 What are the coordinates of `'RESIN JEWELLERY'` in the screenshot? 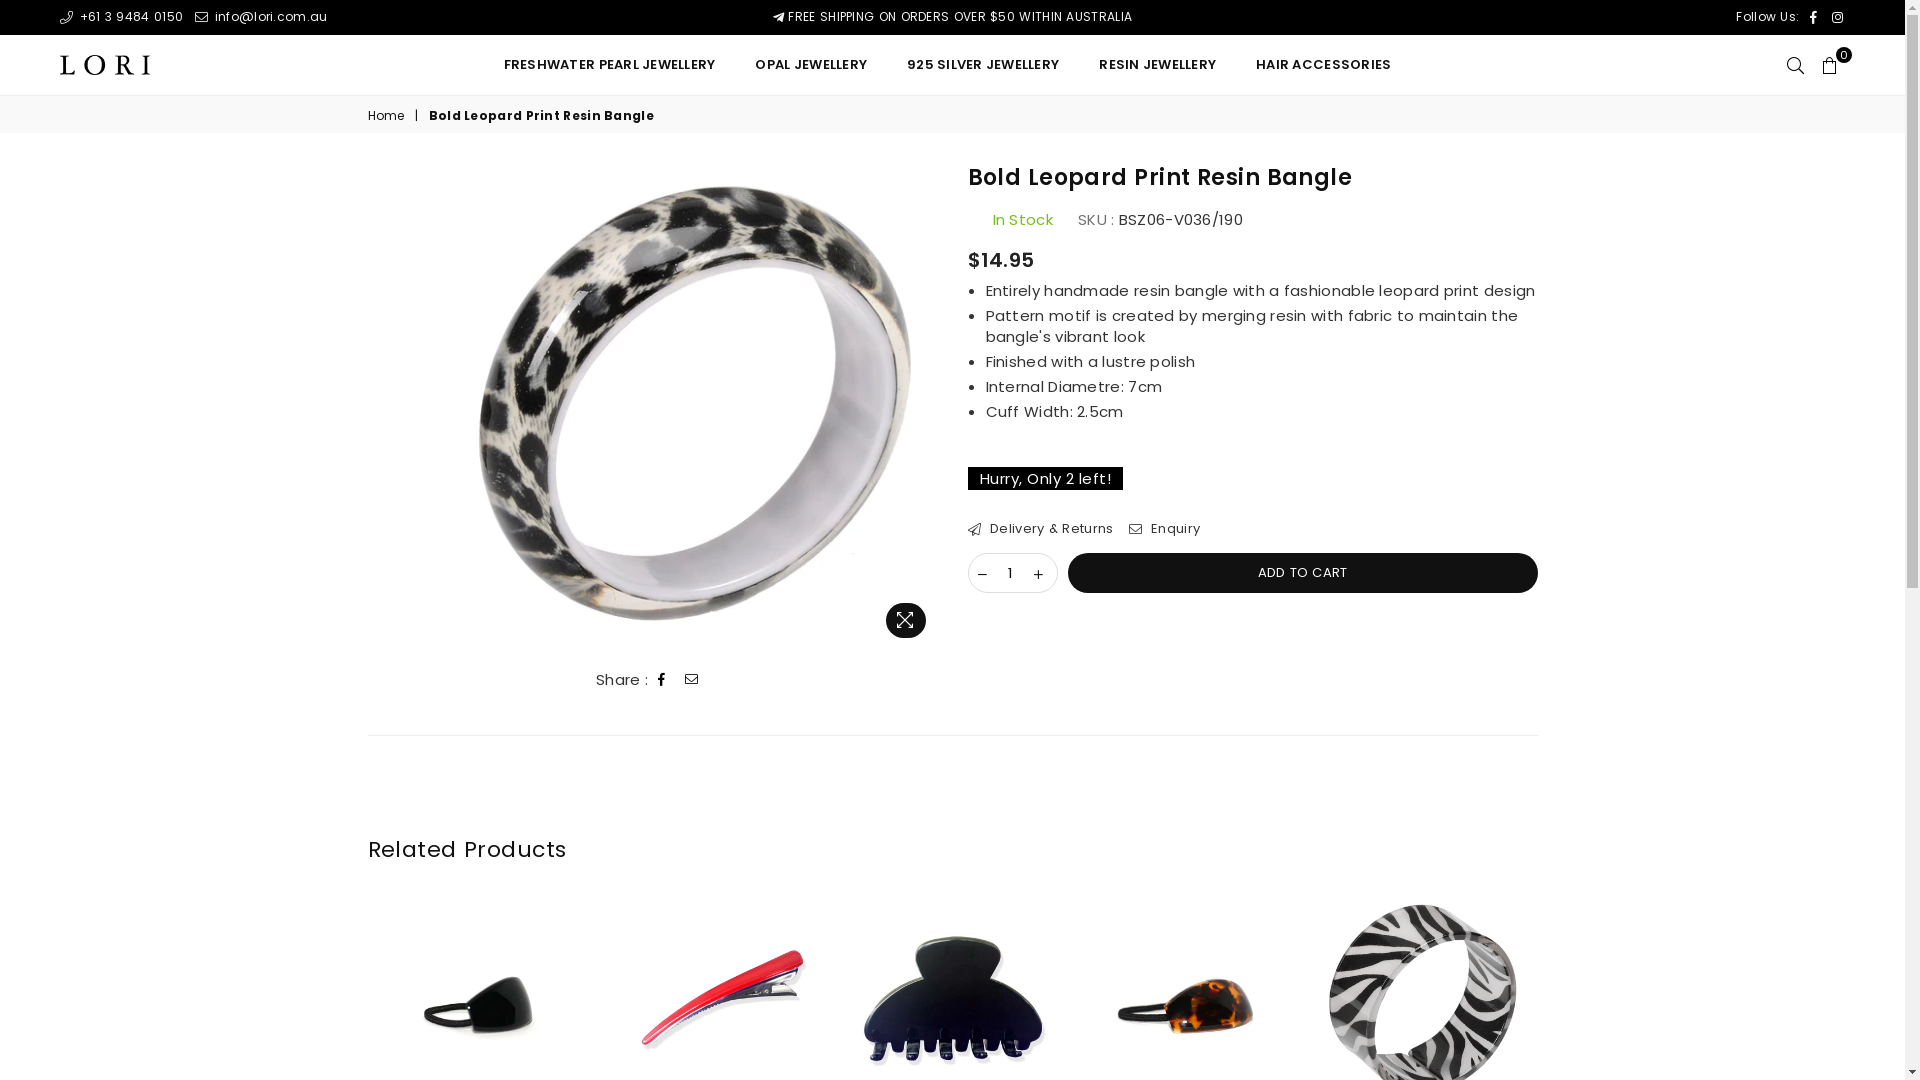 It's located at (1157, 64).